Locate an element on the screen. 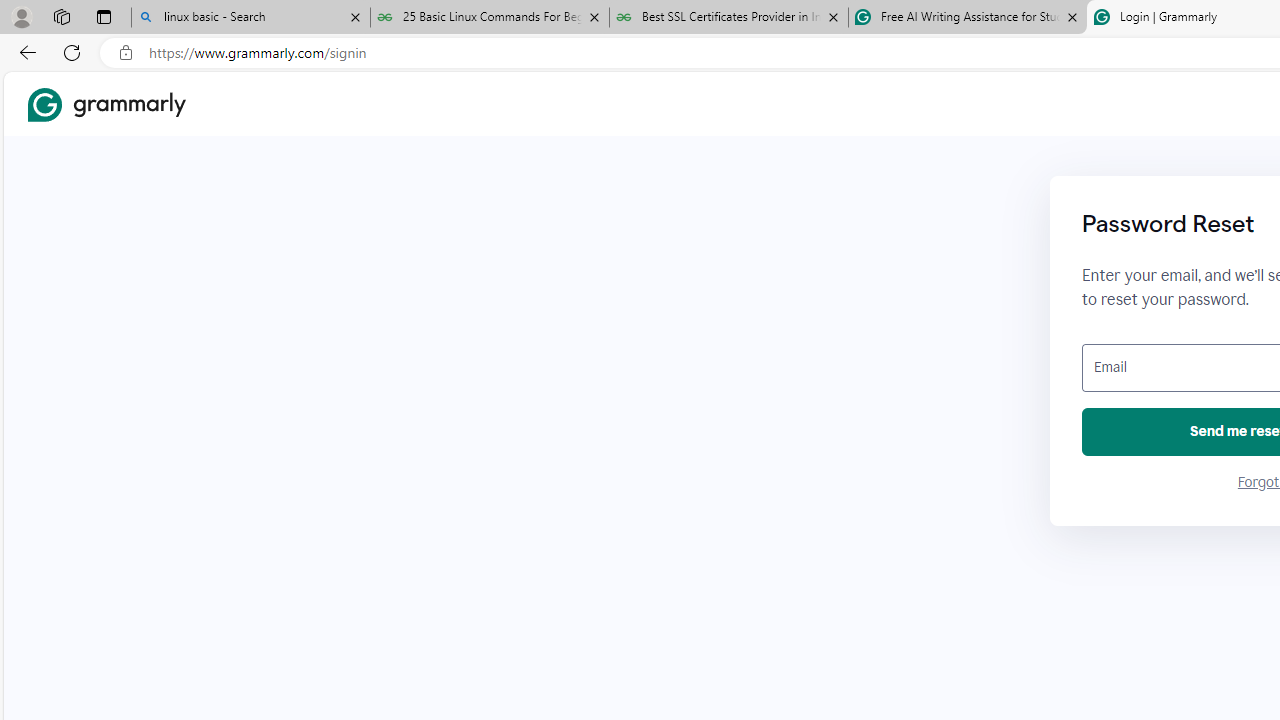 Image resolution: width=1280 pixels, height=720 pixels. 'linux basic - Search' is located at coordinates (249, 17).